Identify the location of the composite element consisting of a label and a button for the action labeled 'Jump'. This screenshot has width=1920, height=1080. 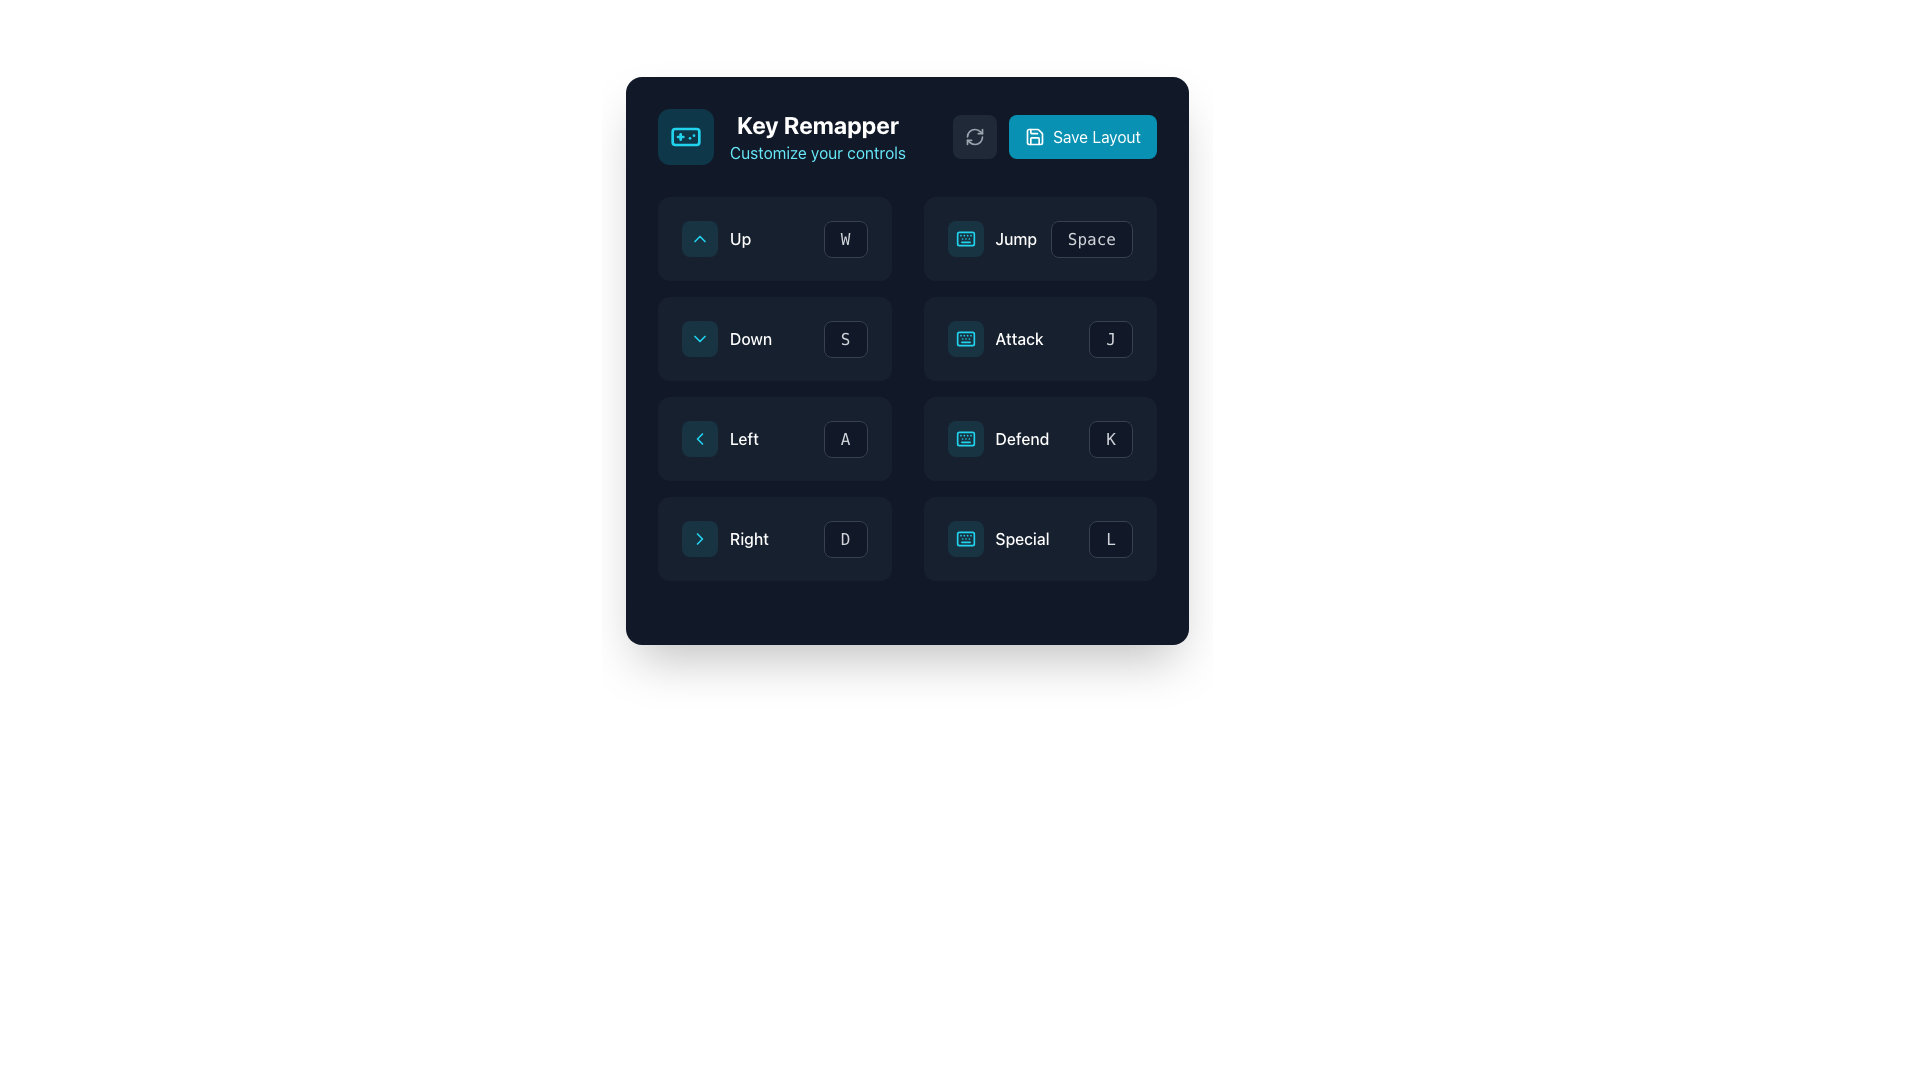
(1040, 238).